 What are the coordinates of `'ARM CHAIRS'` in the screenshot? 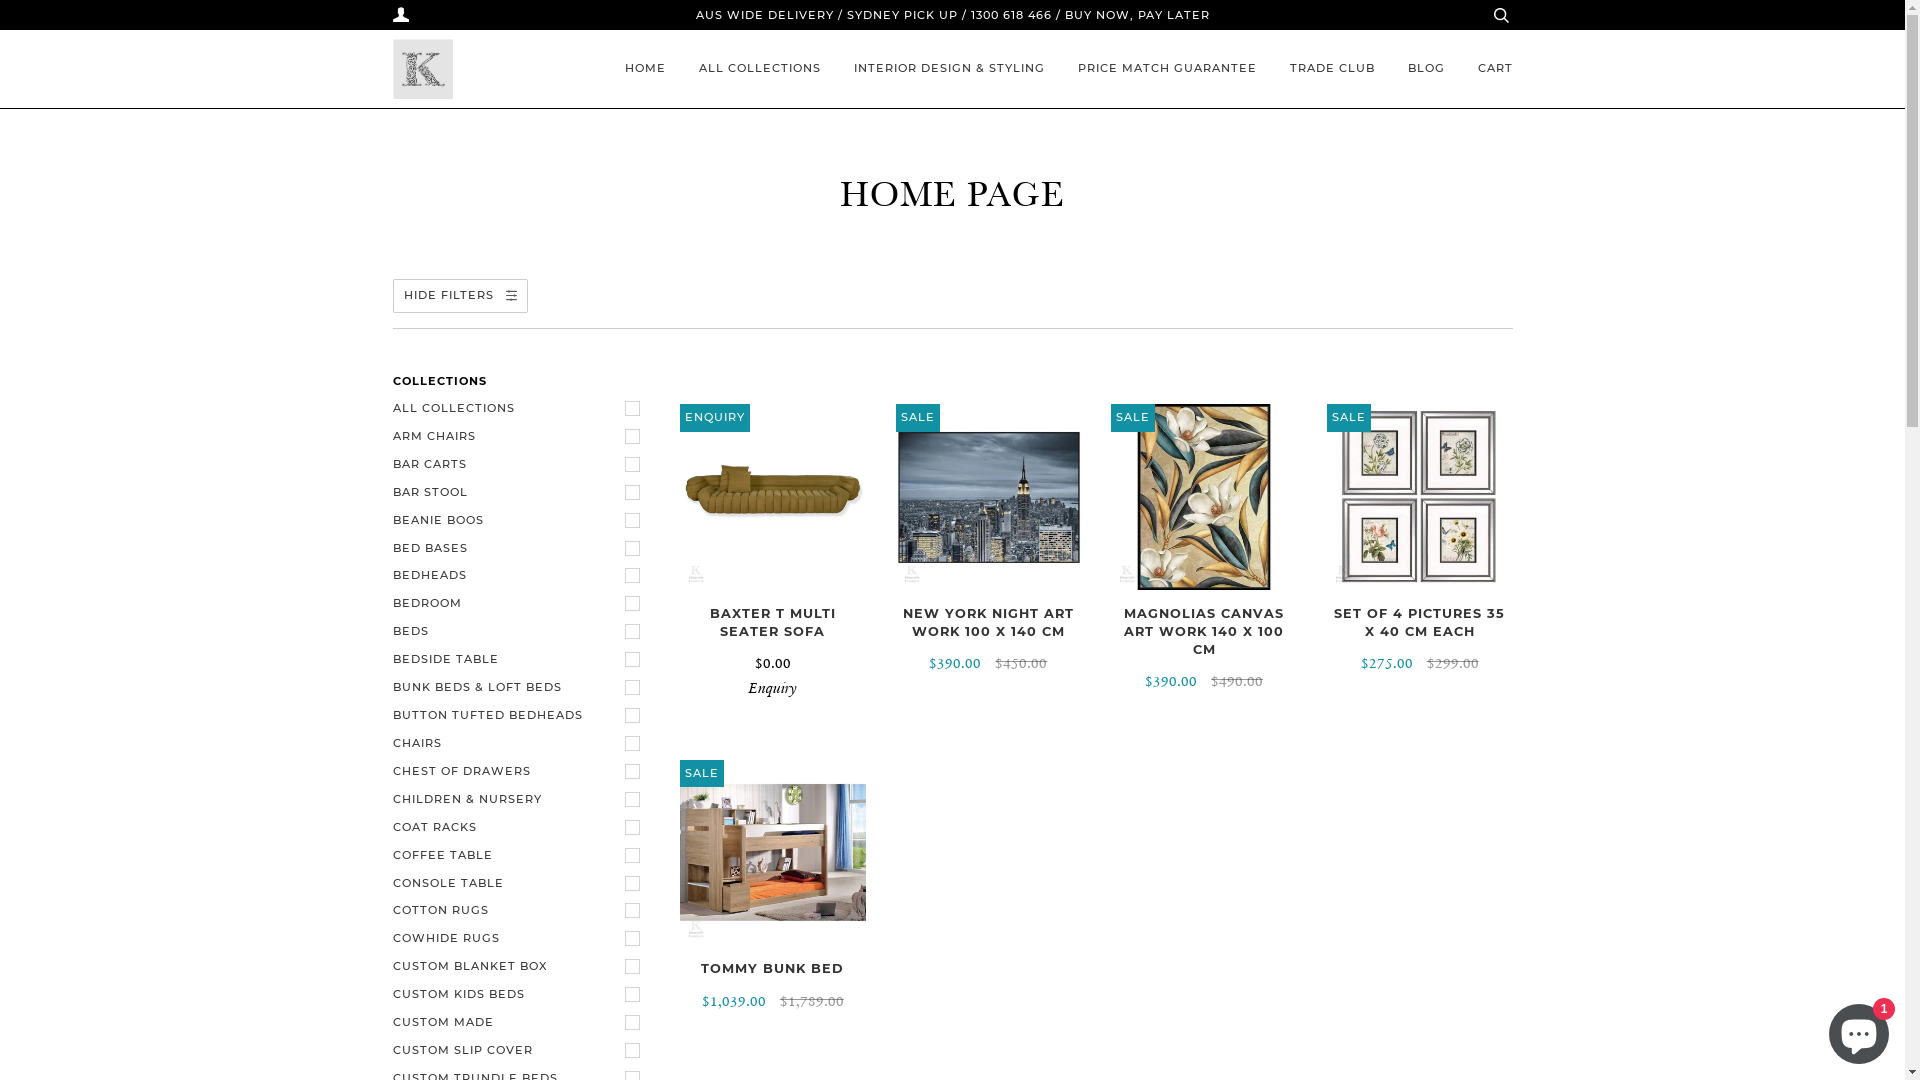 It's located at (521, 435).